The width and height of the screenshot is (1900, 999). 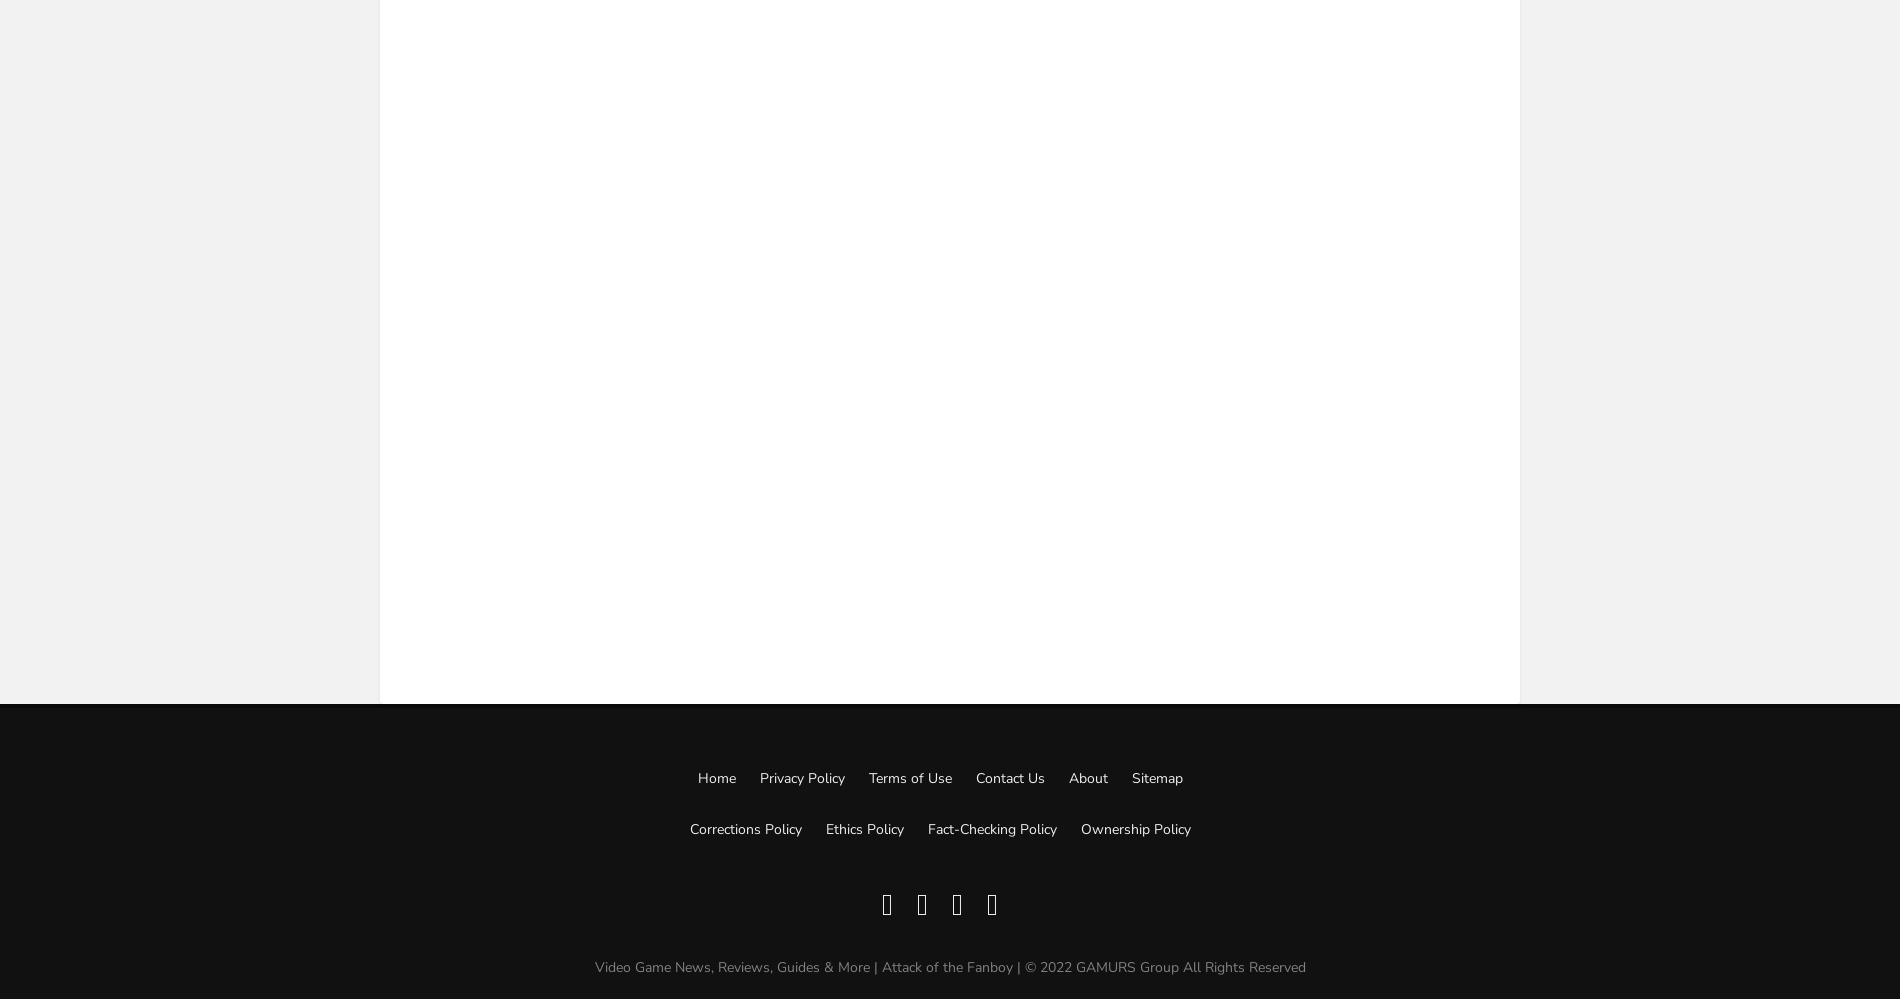 I want to click on 'About', so click(x=1087, y=778).